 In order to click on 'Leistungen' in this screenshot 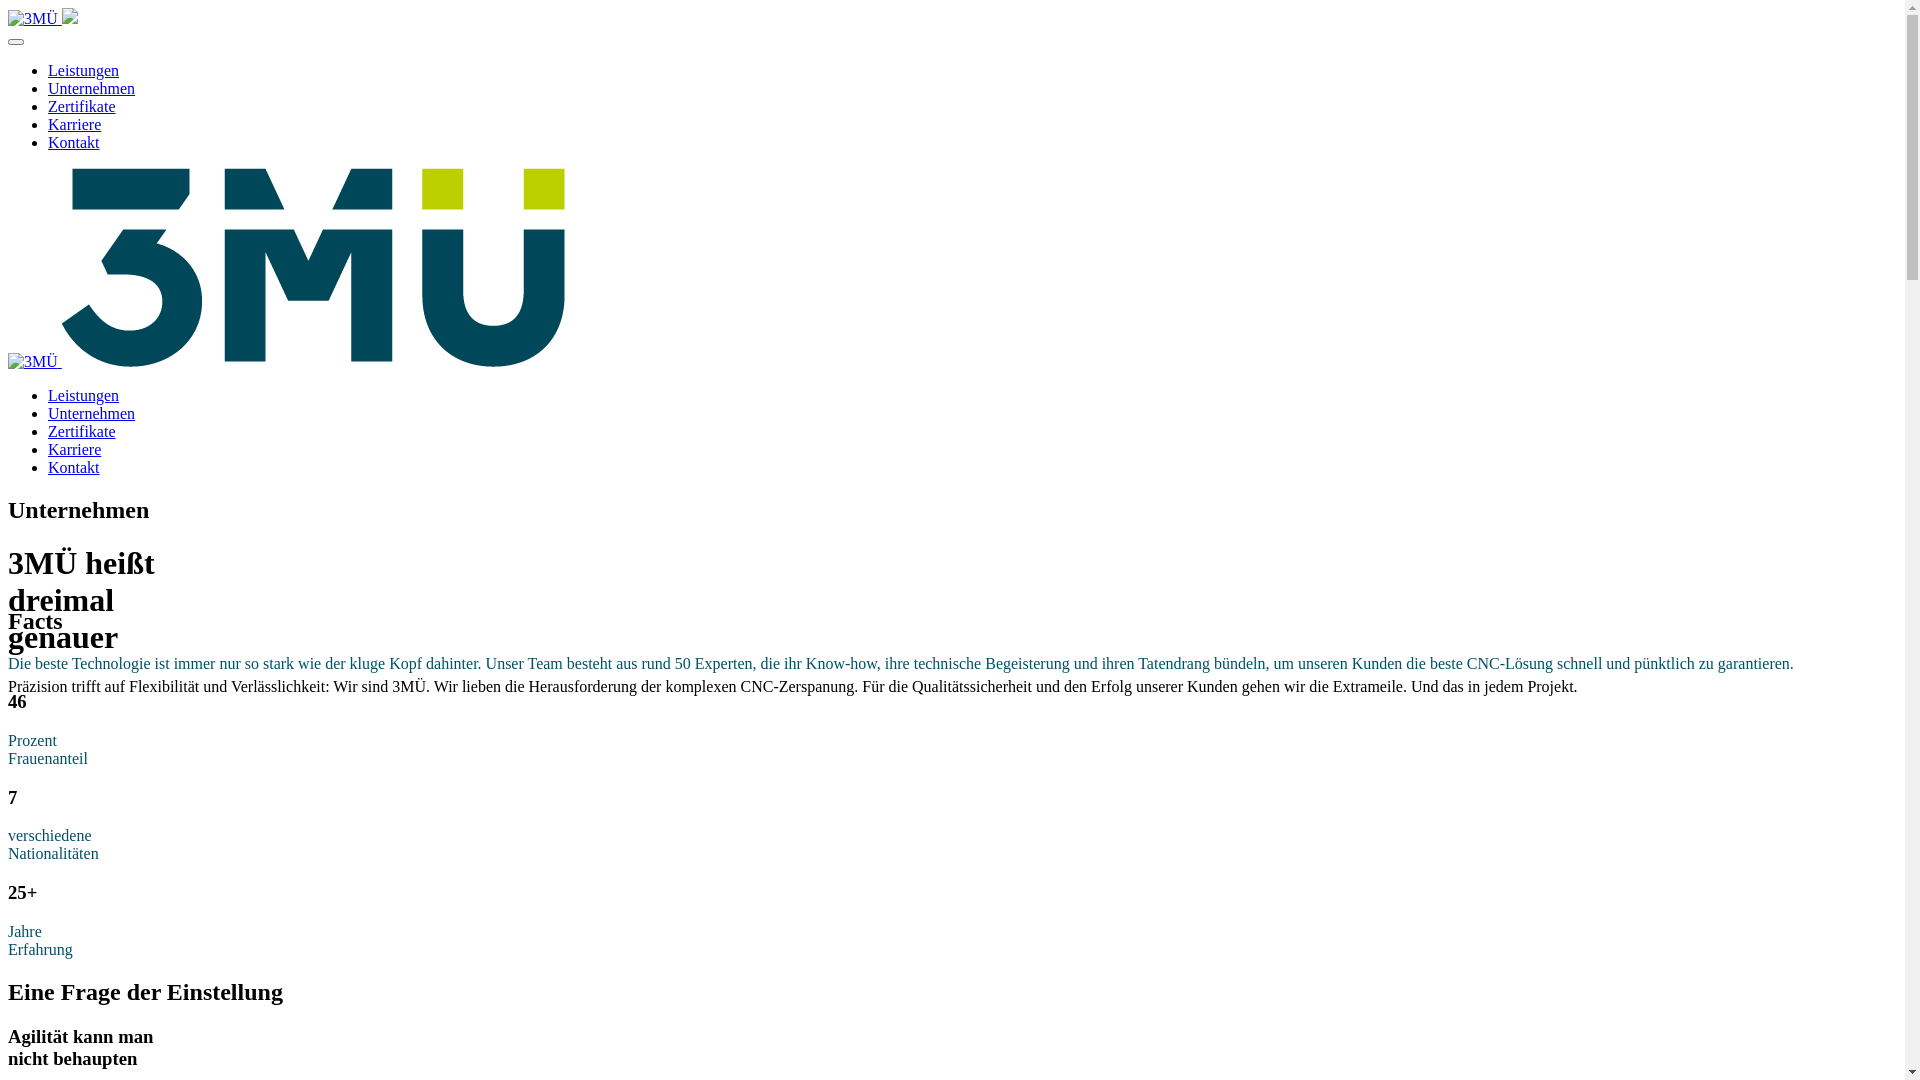, I will do `click(82, 395)`.